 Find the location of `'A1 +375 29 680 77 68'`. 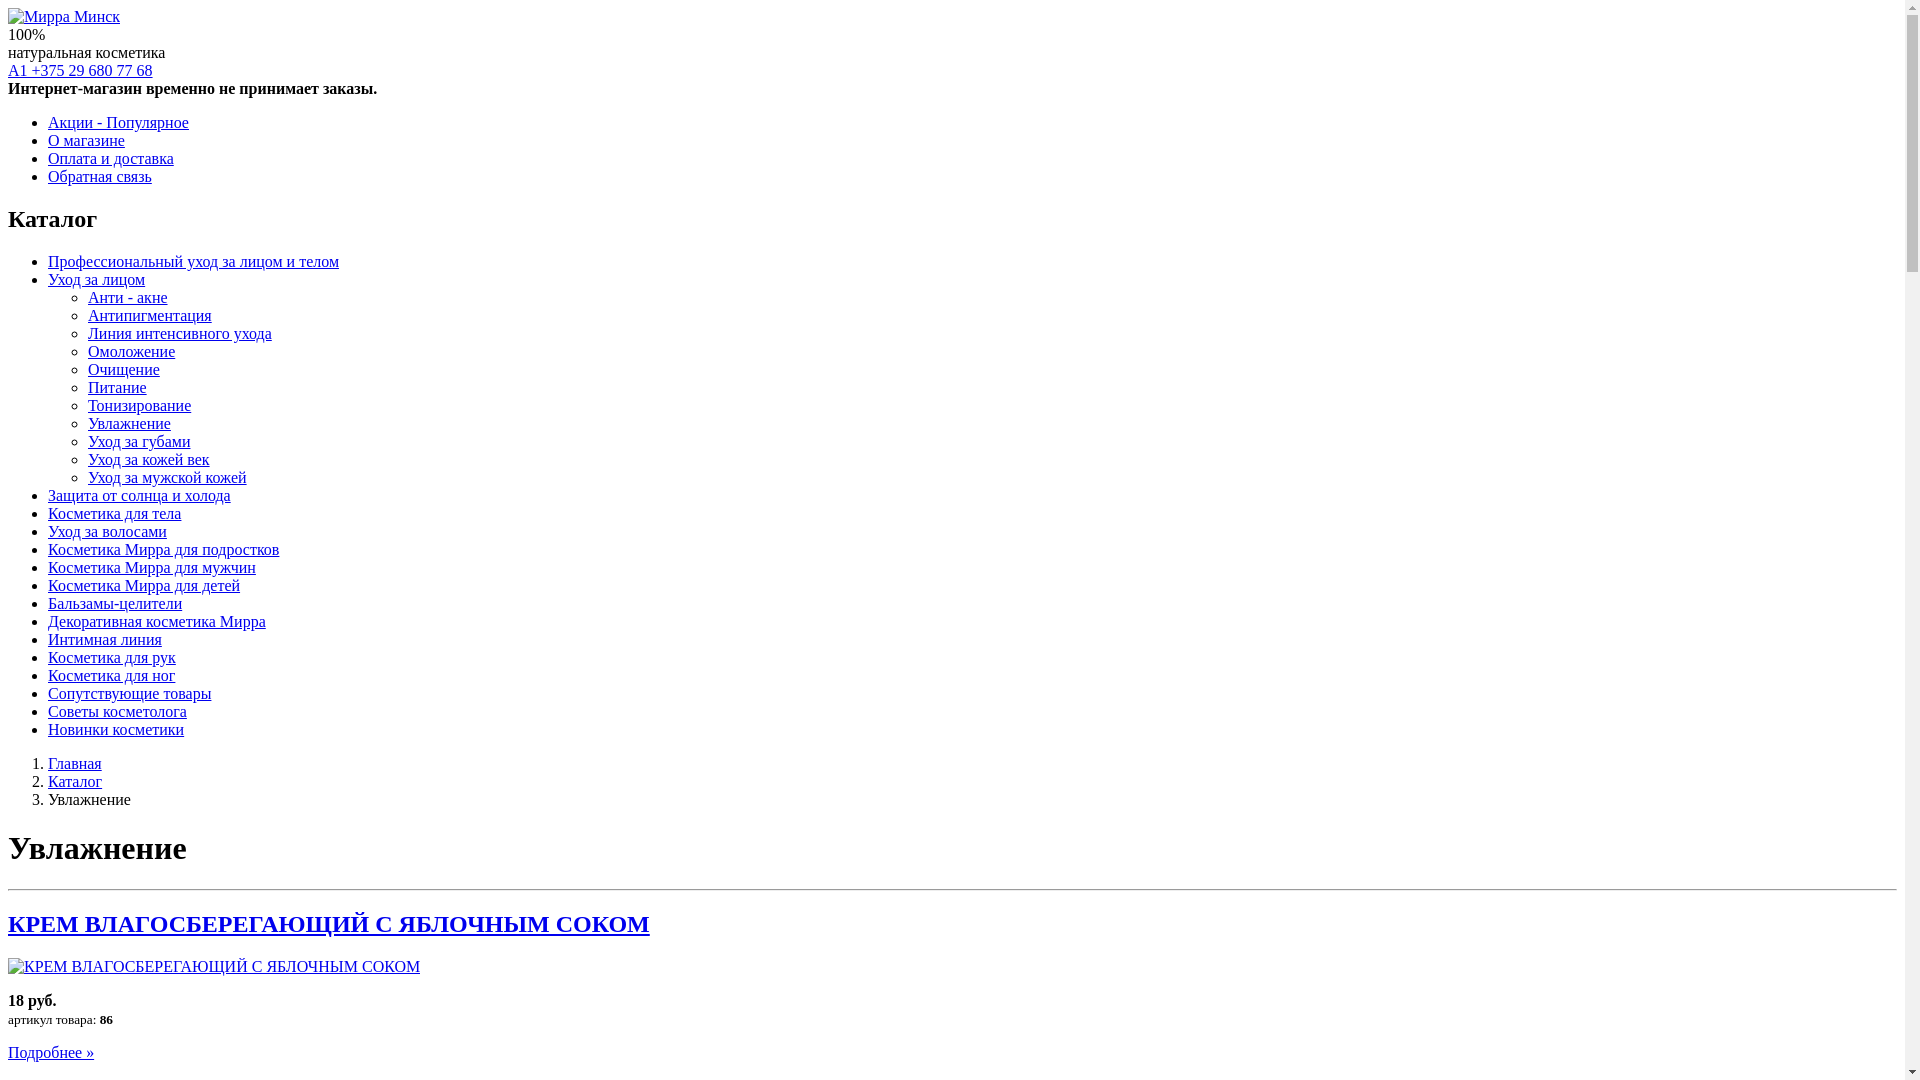

'A1 +375 29 680 77 68' is located at coordinates (80, 69).